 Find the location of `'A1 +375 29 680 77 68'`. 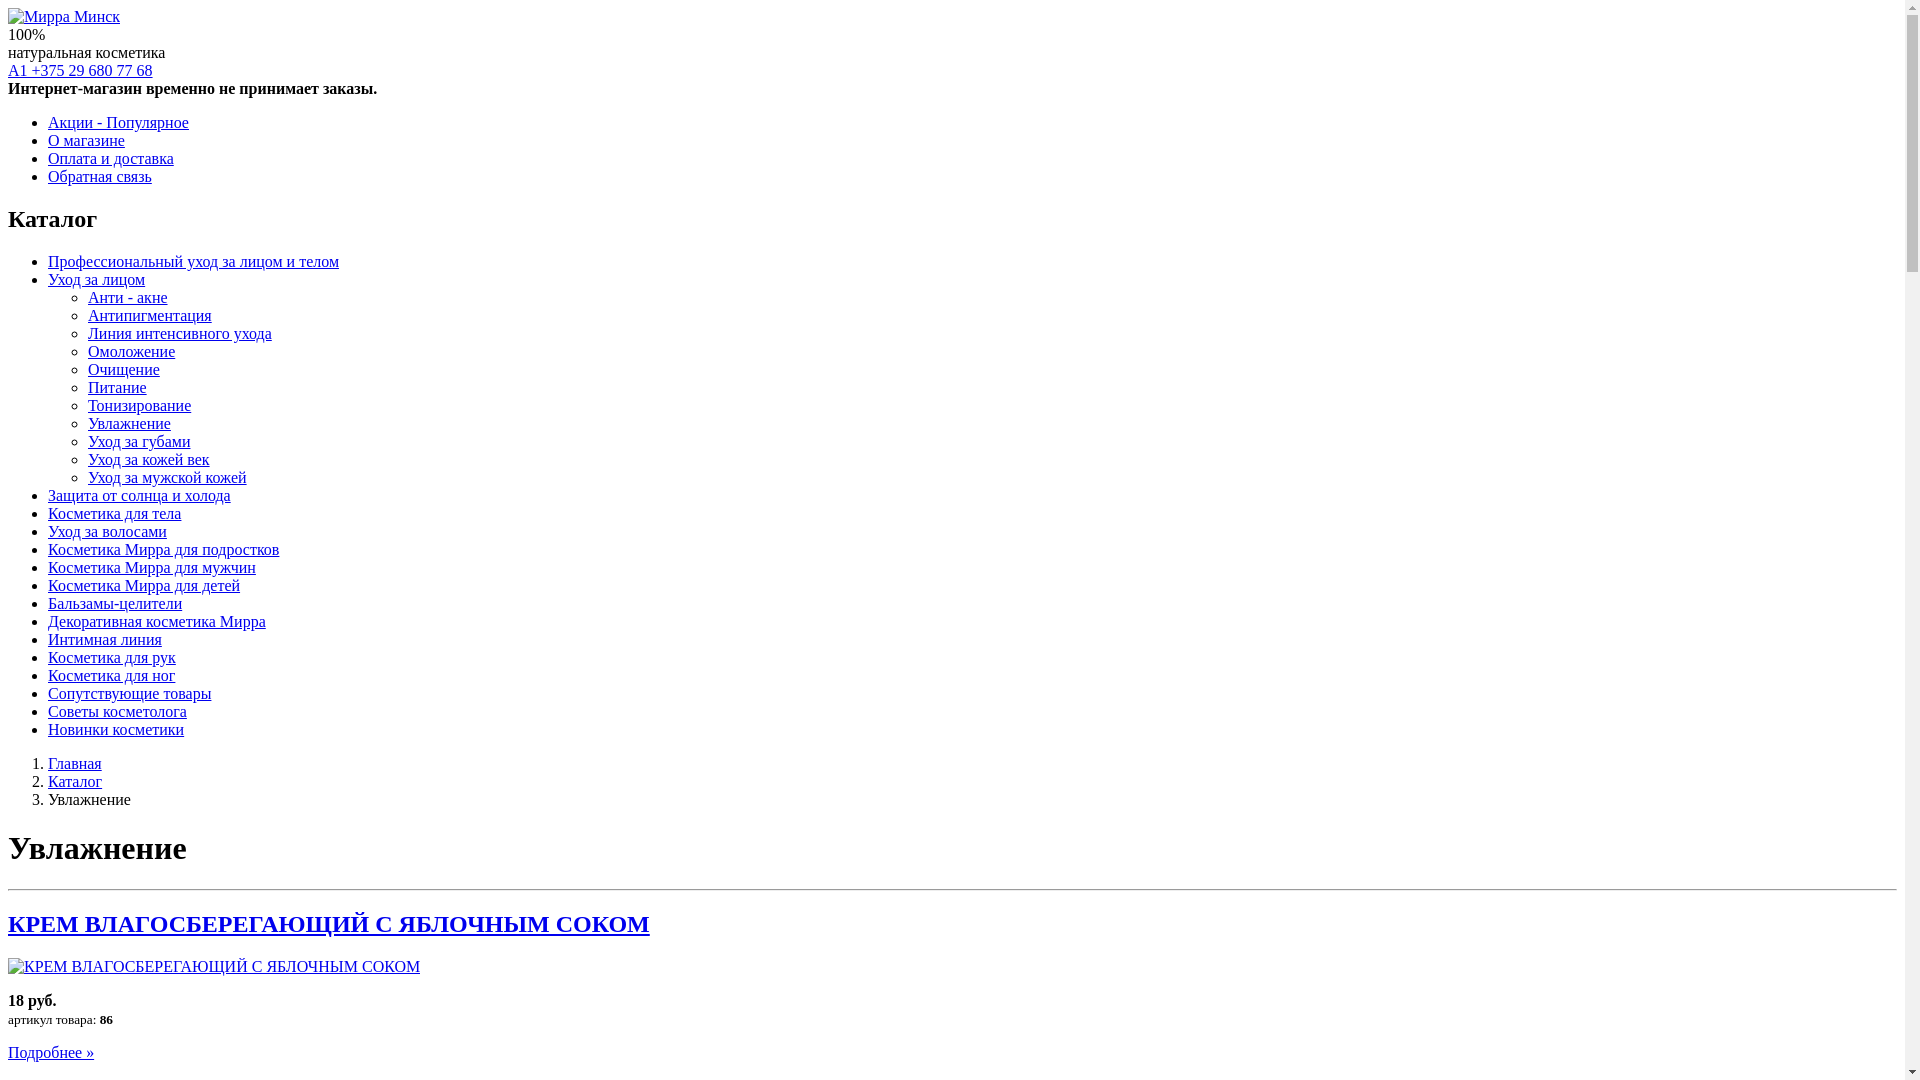

'A1 +375 29 680 77 68' is located at coordinates (80, 69).